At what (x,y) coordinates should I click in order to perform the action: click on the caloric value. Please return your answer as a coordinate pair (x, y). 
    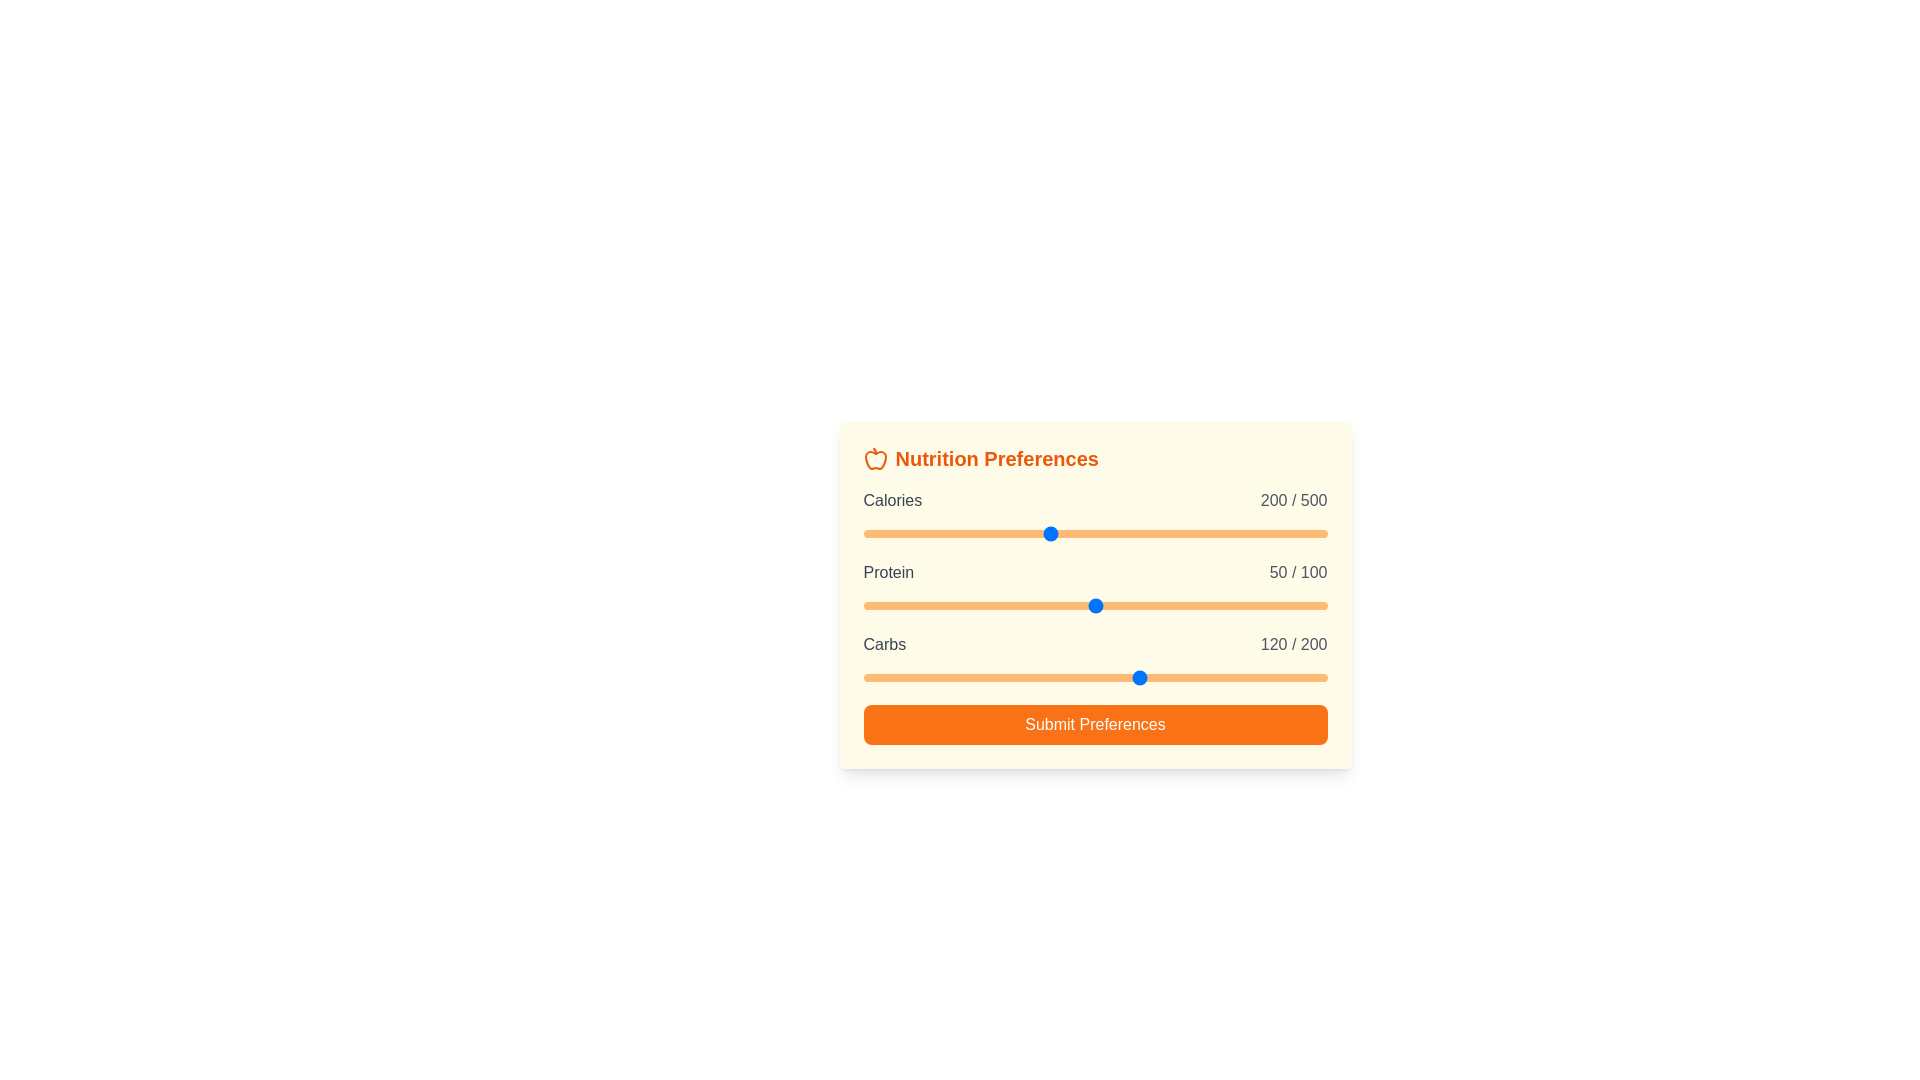
    Looking at the image, I should click on (998, 532).